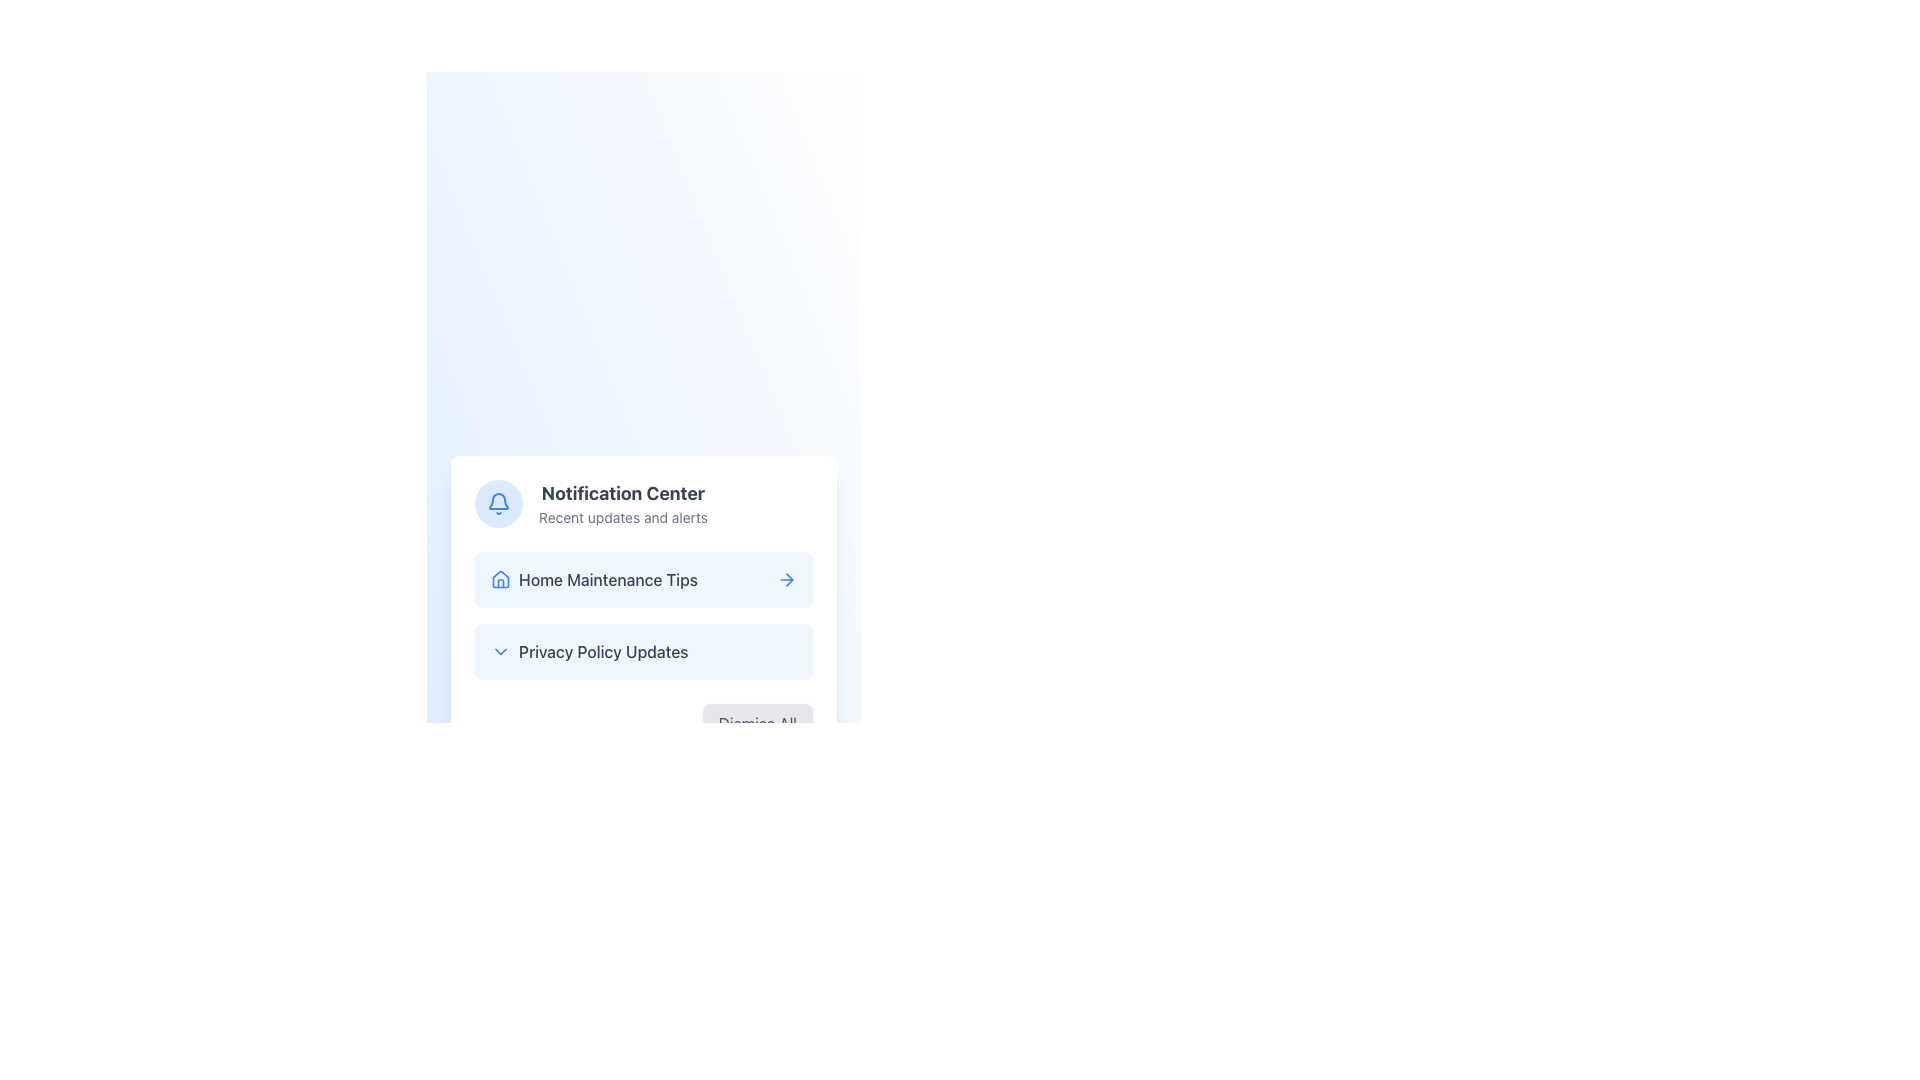 The width and height of the screenshot is (1920, 1080). What do you see at coordinates (756, 724) in the screenshot?
I see `the clear notifications button located at the bottom-right corner of the notification interface to observe interactions` at bounding box center [756, 724].